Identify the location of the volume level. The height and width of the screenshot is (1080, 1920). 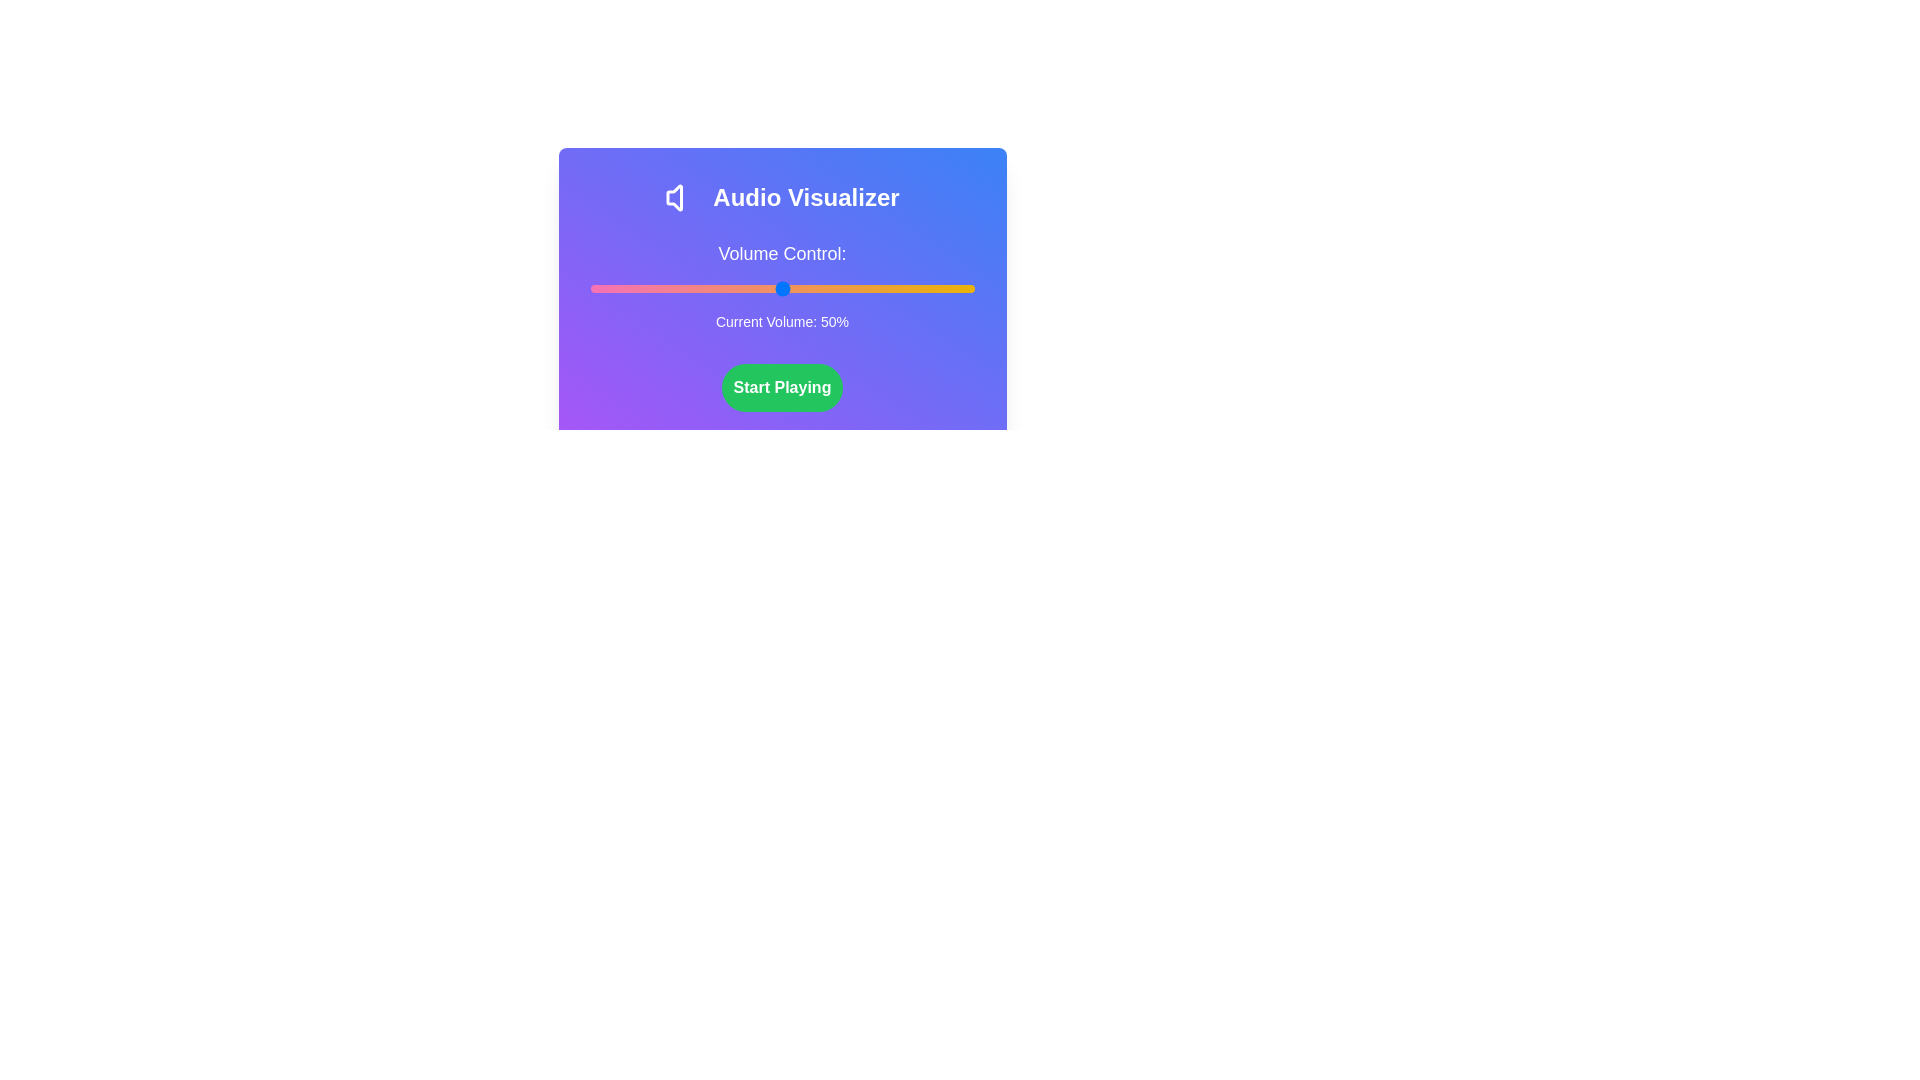
(648, 289).